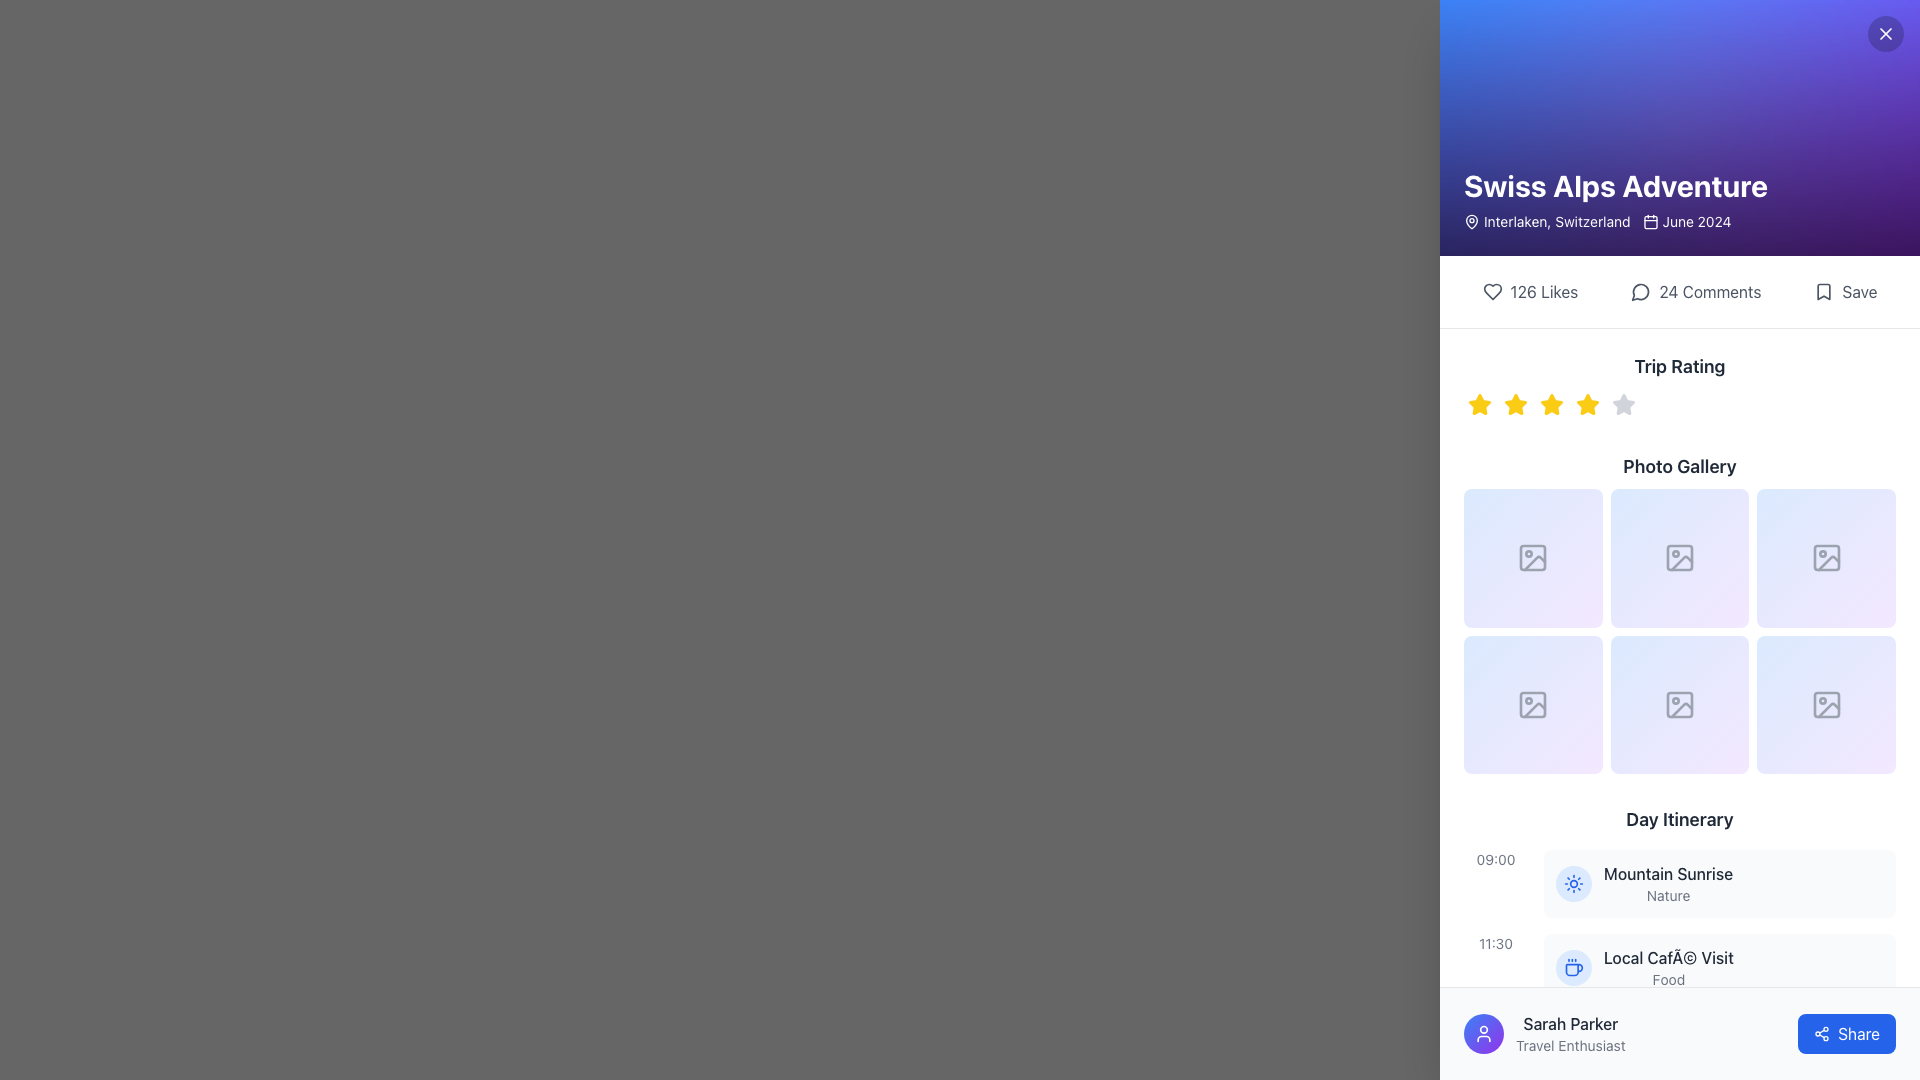 The image size is (1920, 1080). I want to click on the sun icon, which is located in the center of a blue circular background, representing brightness adjustment or daylight mode activation, so click(1573, 882).